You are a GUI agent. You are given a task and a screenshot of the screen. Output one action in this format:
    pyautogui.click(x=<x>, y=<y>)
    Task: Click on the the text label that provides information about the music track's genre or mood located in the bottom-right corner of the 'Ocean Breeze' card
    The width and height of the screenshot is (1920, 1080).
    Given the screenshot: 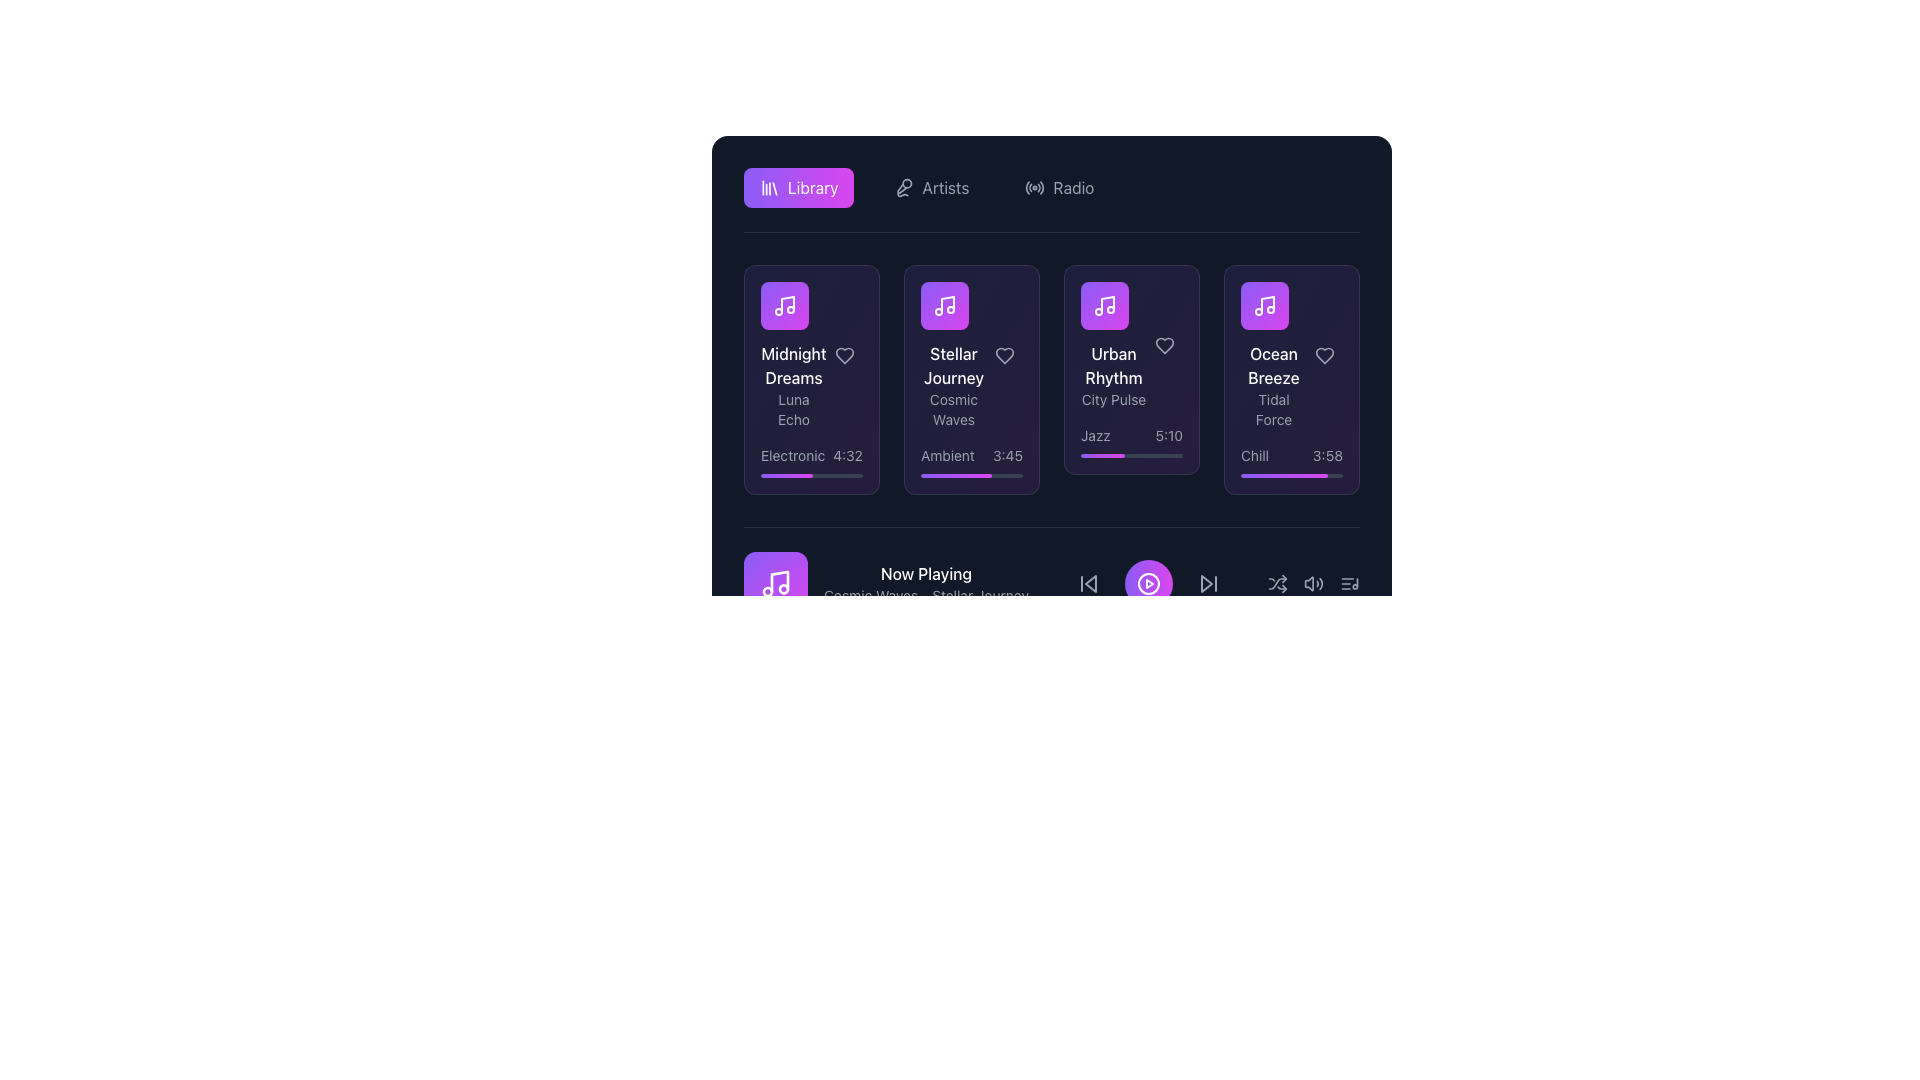 What is the action you would take?
    pyautogui.click(x=1254, y=455)
    